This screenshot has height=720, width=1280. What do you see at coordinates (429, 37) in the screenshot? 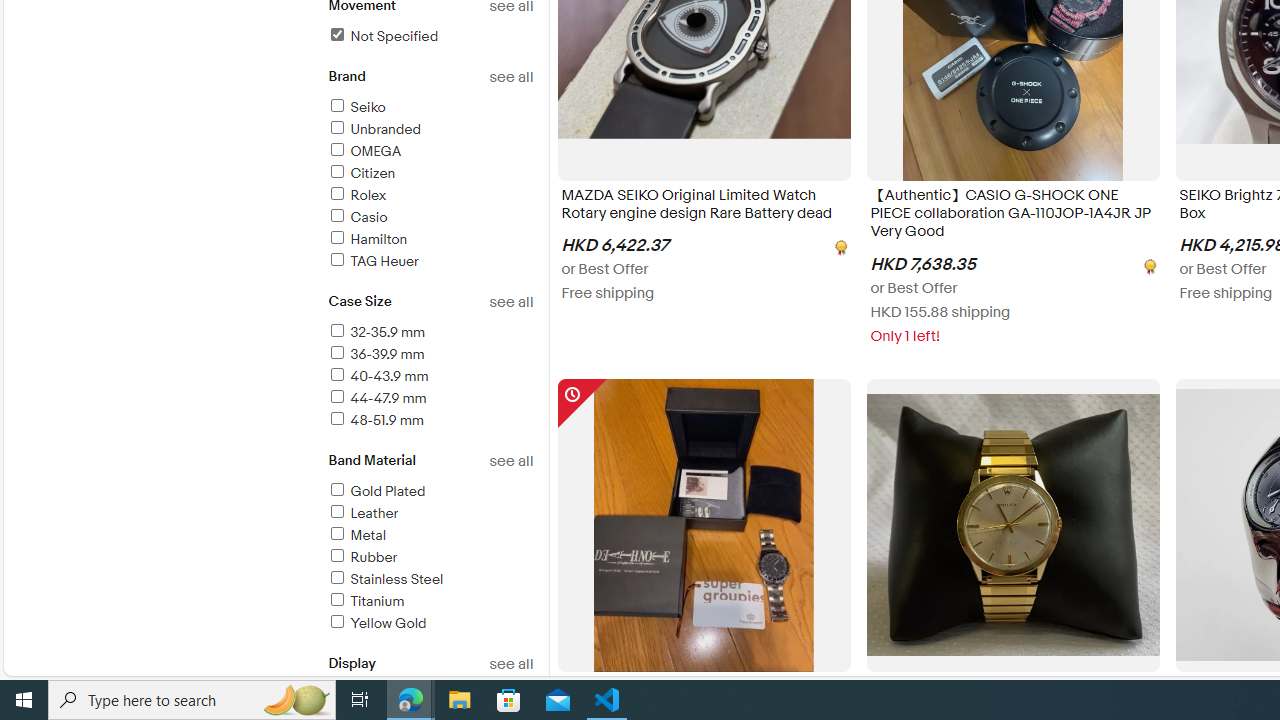
I see `'Not SpecifiedFilter Applied'` at bounding box center [429, 37].